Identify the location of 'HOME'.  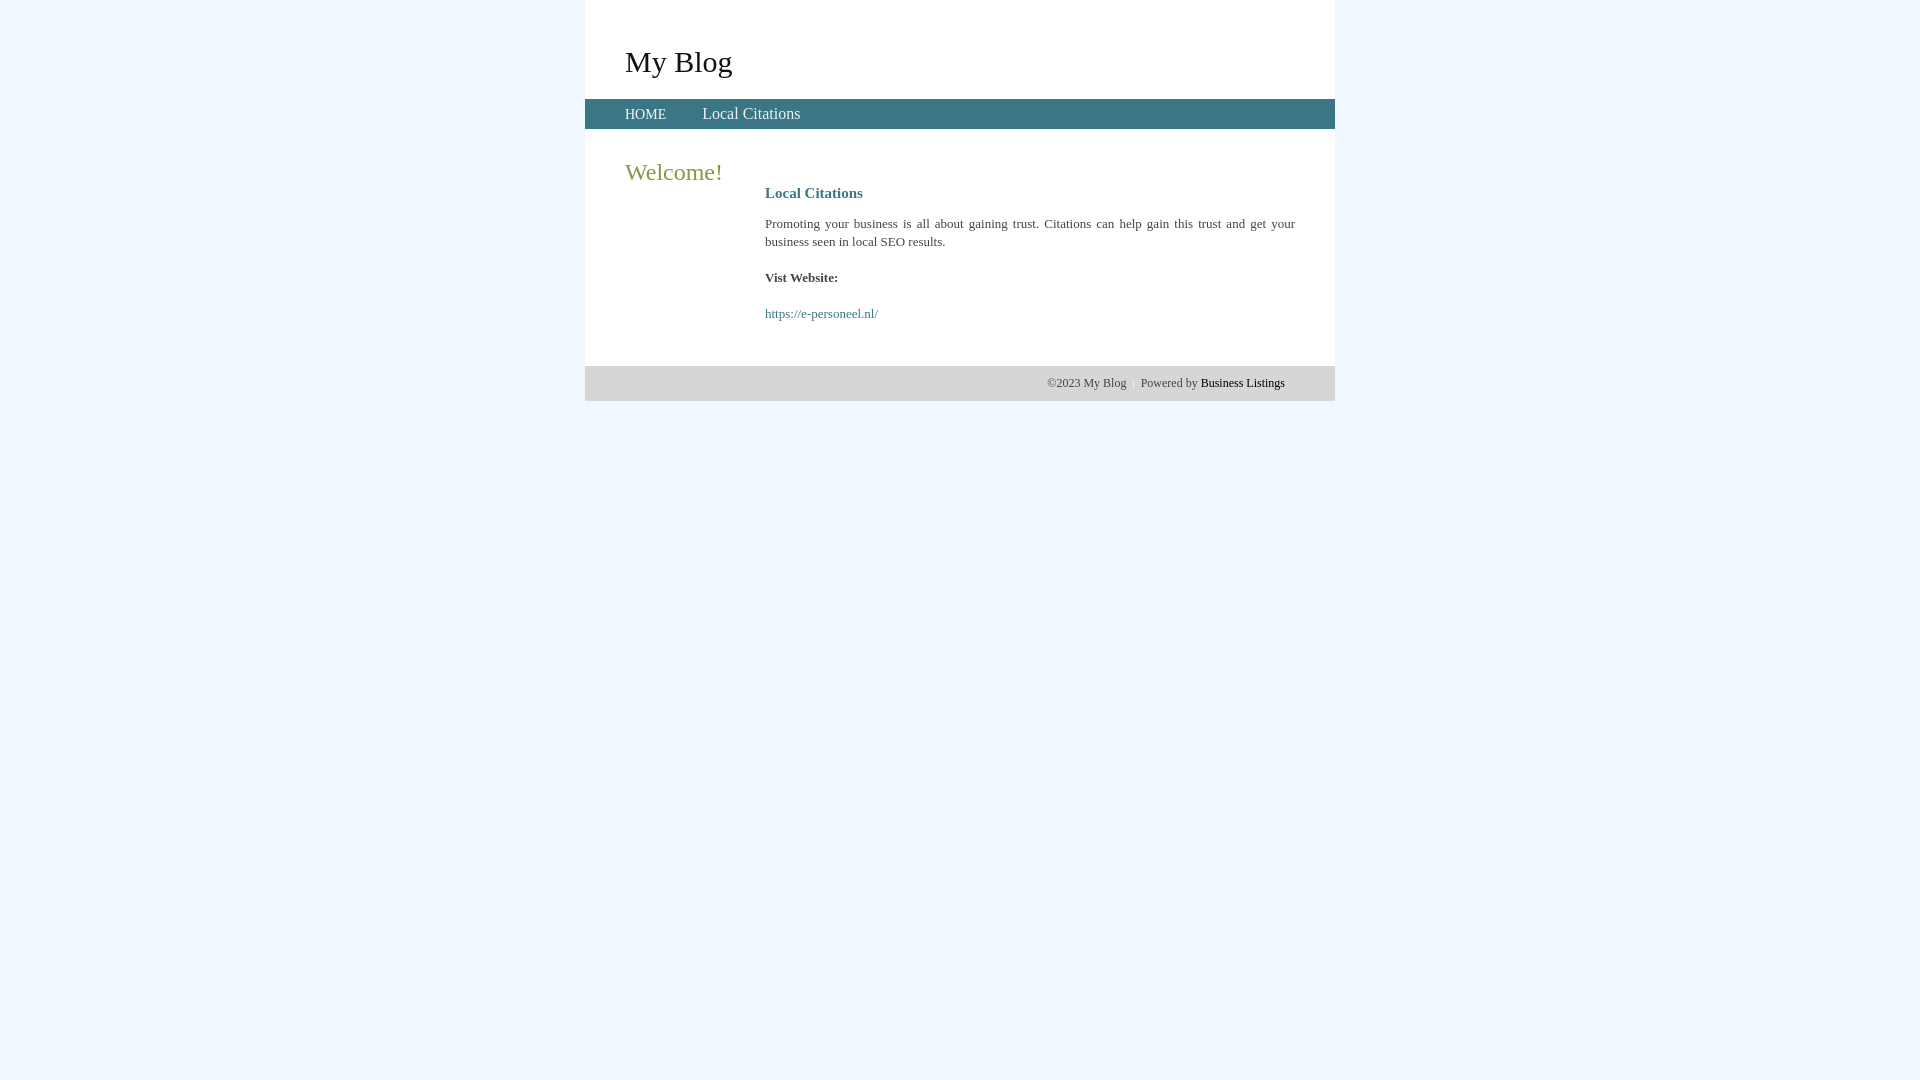
(645, 114).